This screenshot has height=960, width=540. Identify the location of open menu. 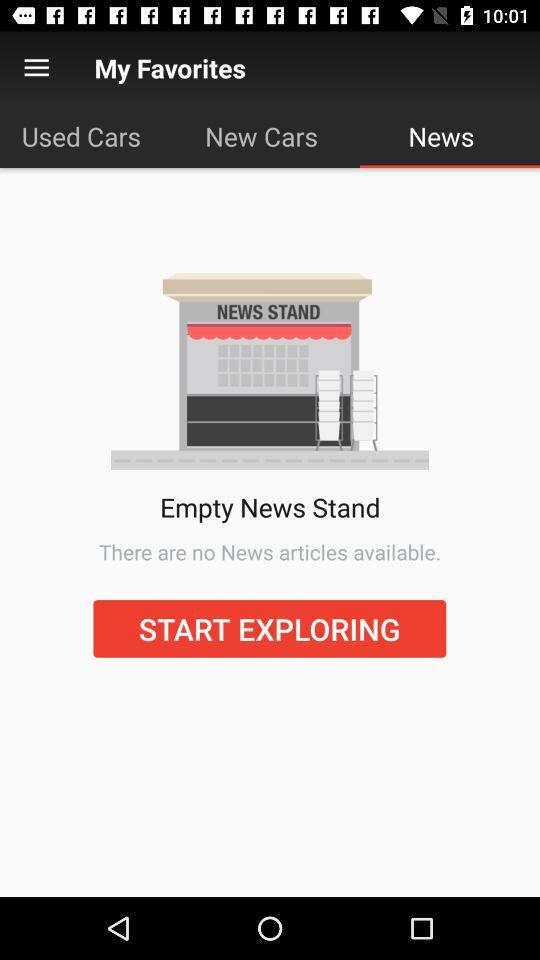
(36, 68).